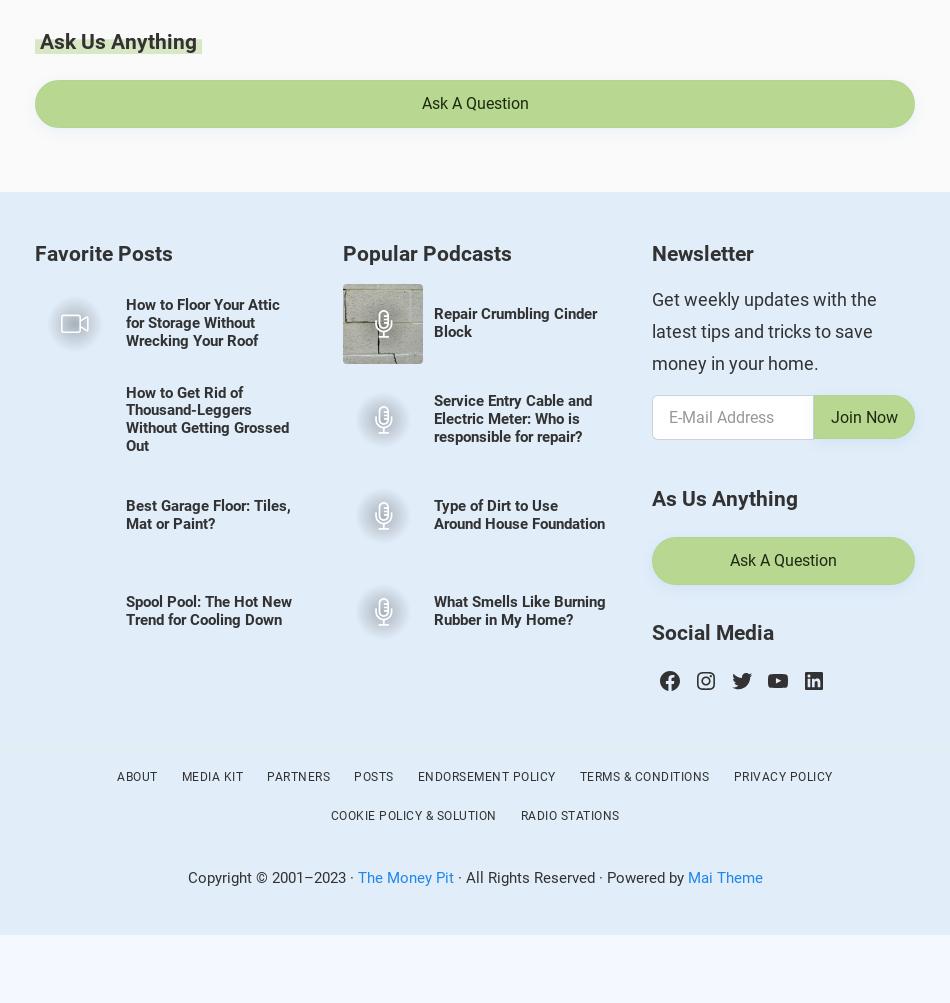 This screenshot has width=950, height=1003. What do you see at coordinates (781, 776) in the screenshot?
I see `'Privacy Policy'` at bounding box center [781, 776].